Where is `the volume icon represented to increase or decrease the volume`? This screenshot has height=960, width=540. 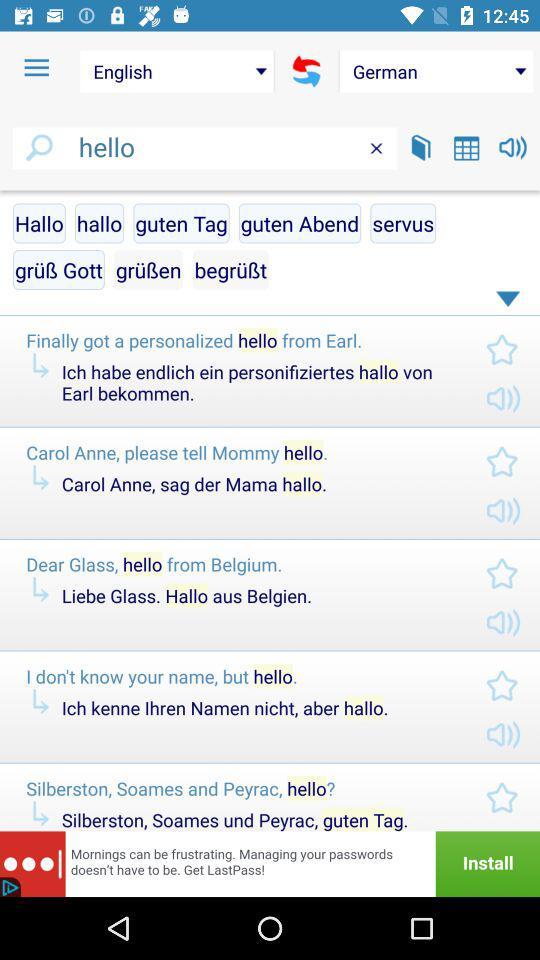
the volume icon represented to increase or decrease the volume is located at coordinates (513, 146).